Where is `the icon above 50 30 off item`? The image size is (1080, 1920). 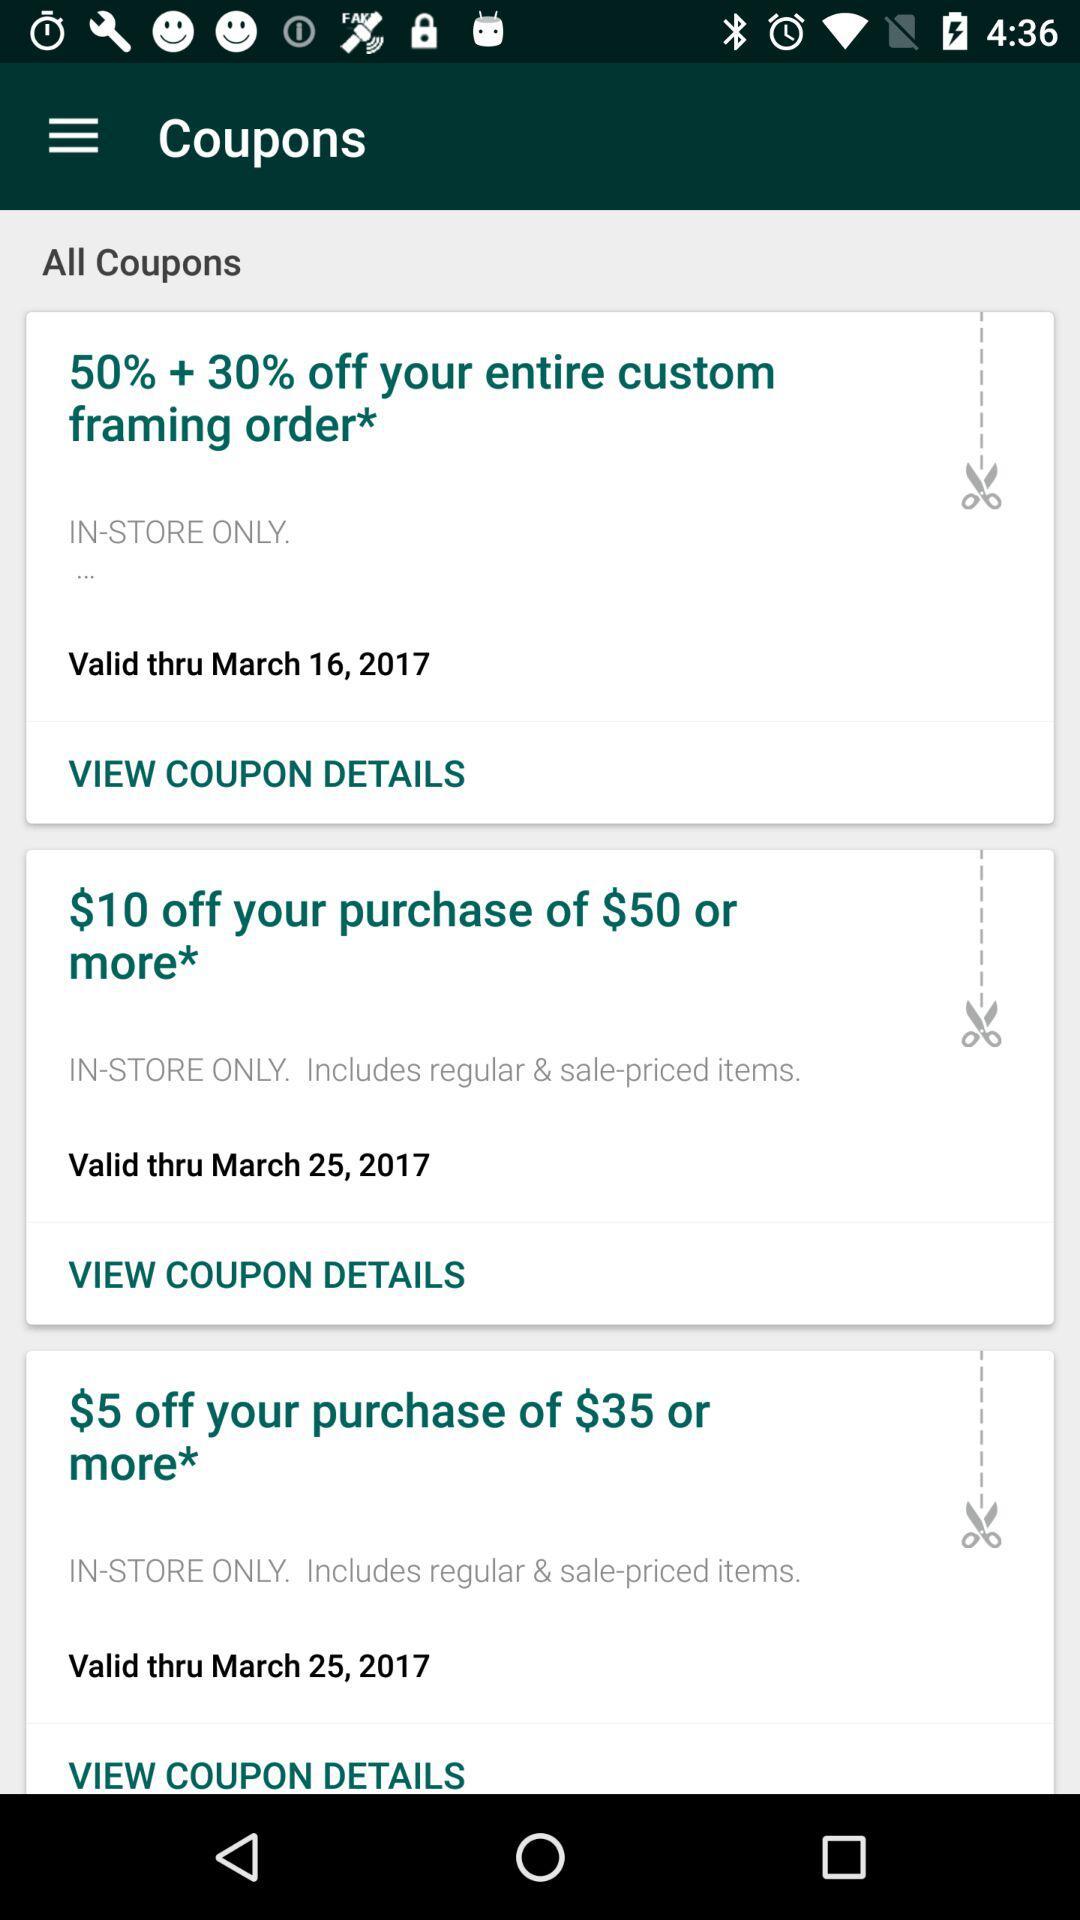 the icon above 50 30 off item is located at coordinates (540, 246).